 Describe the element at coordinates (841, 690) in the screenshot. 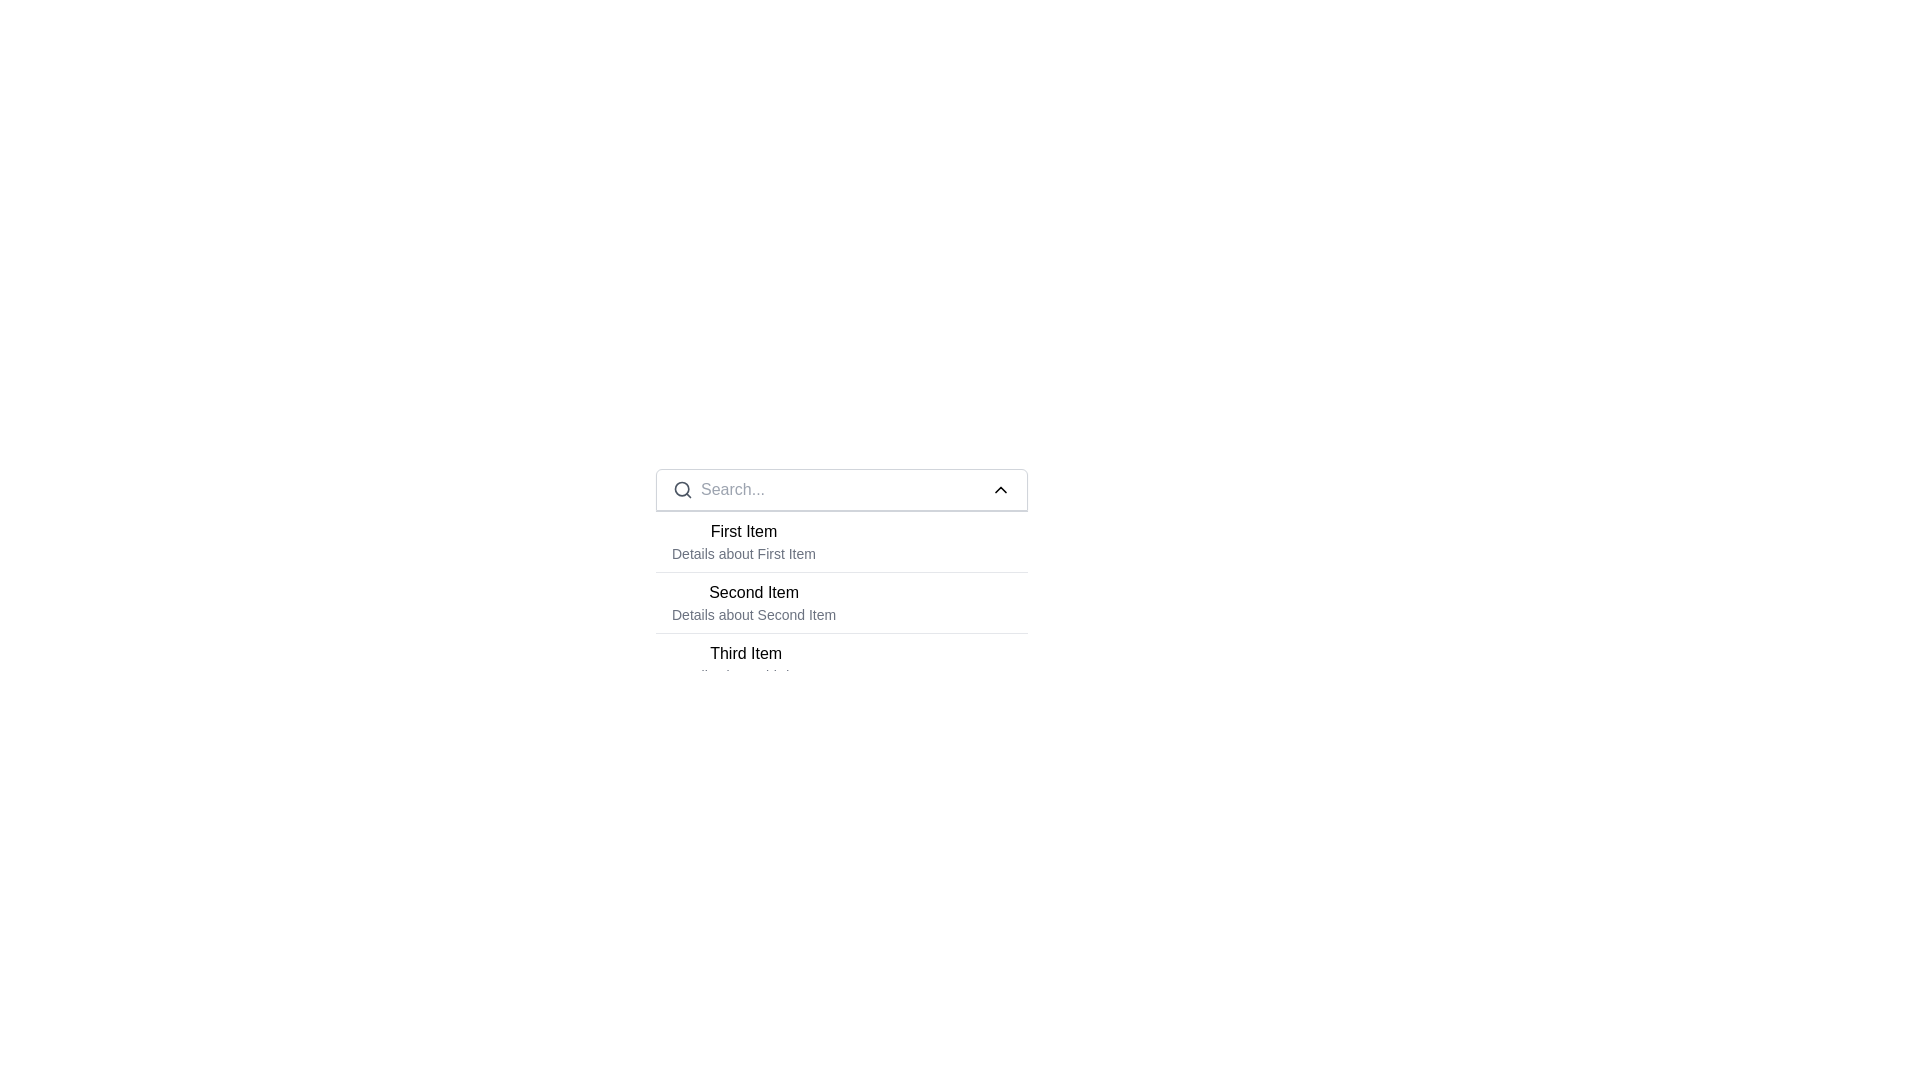

I see `the items within the central search and display panel` at that location.